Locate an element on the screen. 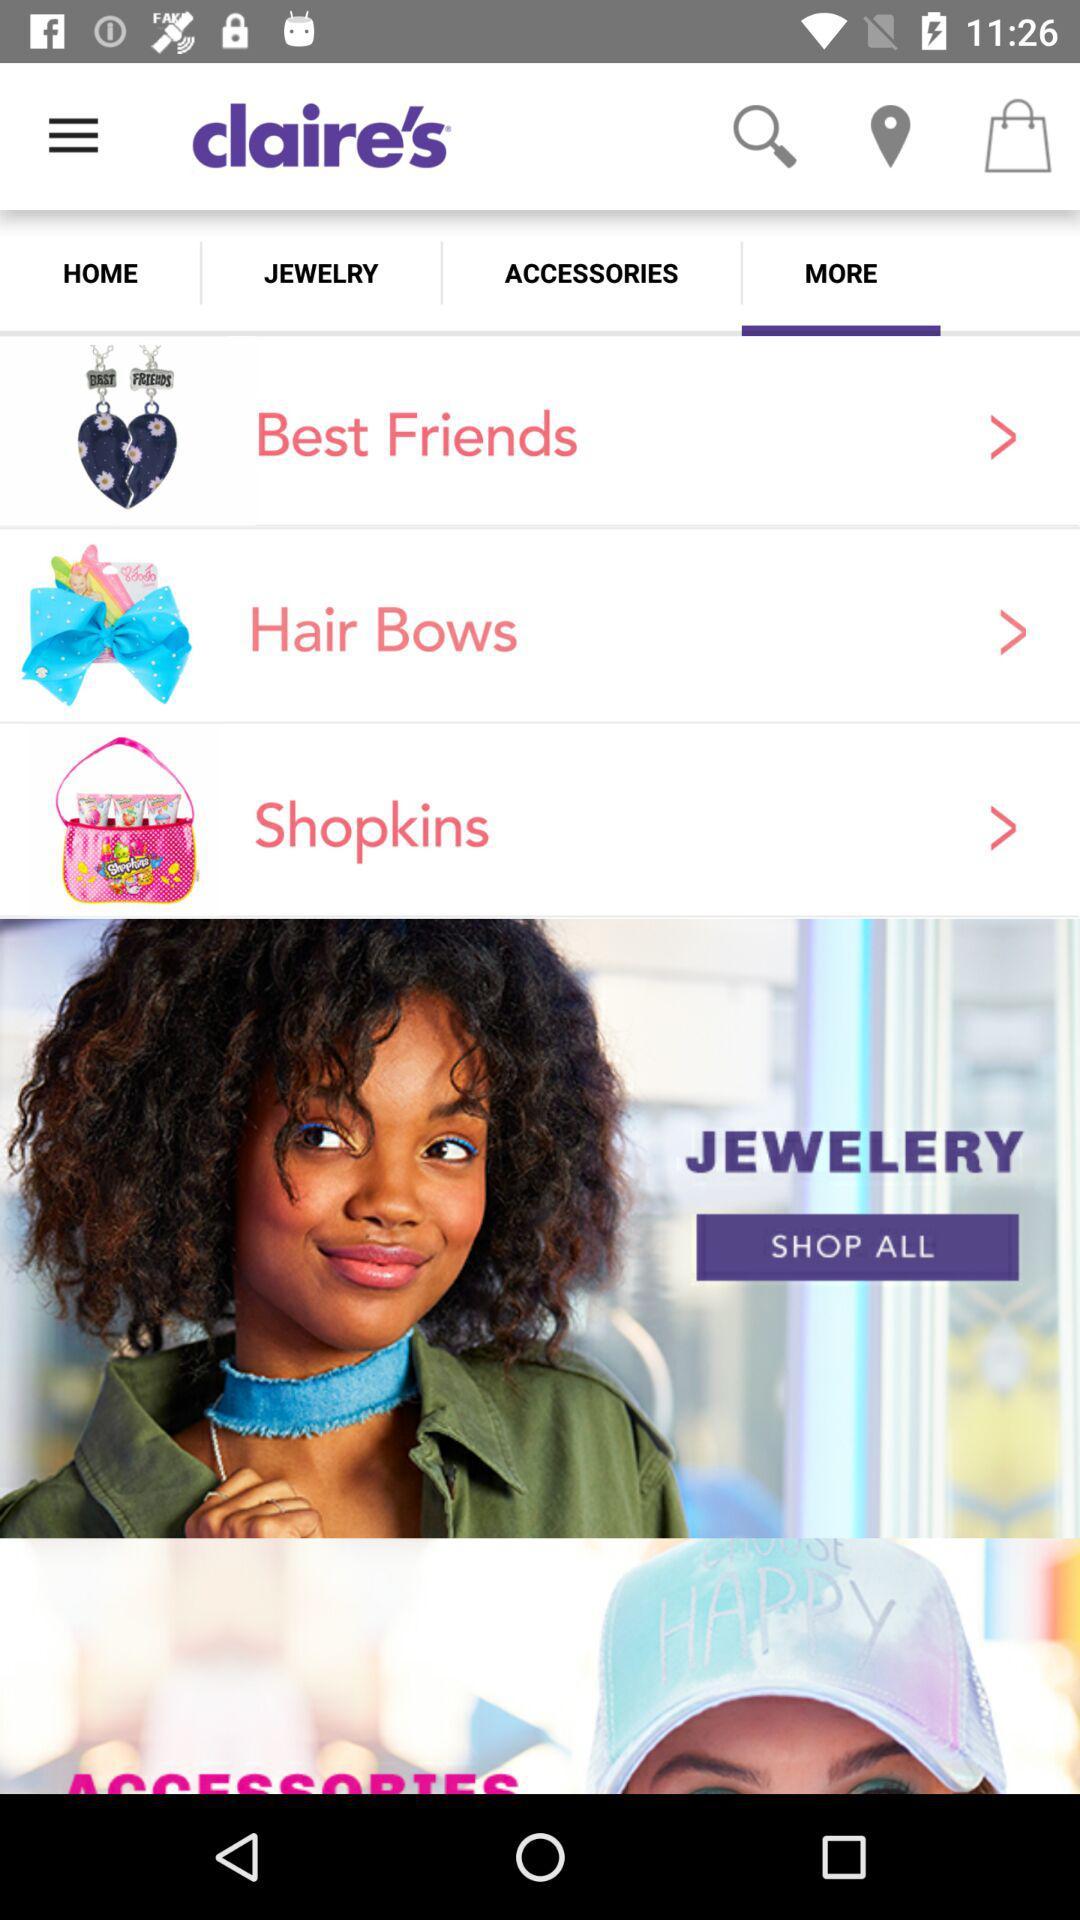 This screenshot has height=1920, width=1080. item to the right of the home icon is located at coordinates (320, 272).